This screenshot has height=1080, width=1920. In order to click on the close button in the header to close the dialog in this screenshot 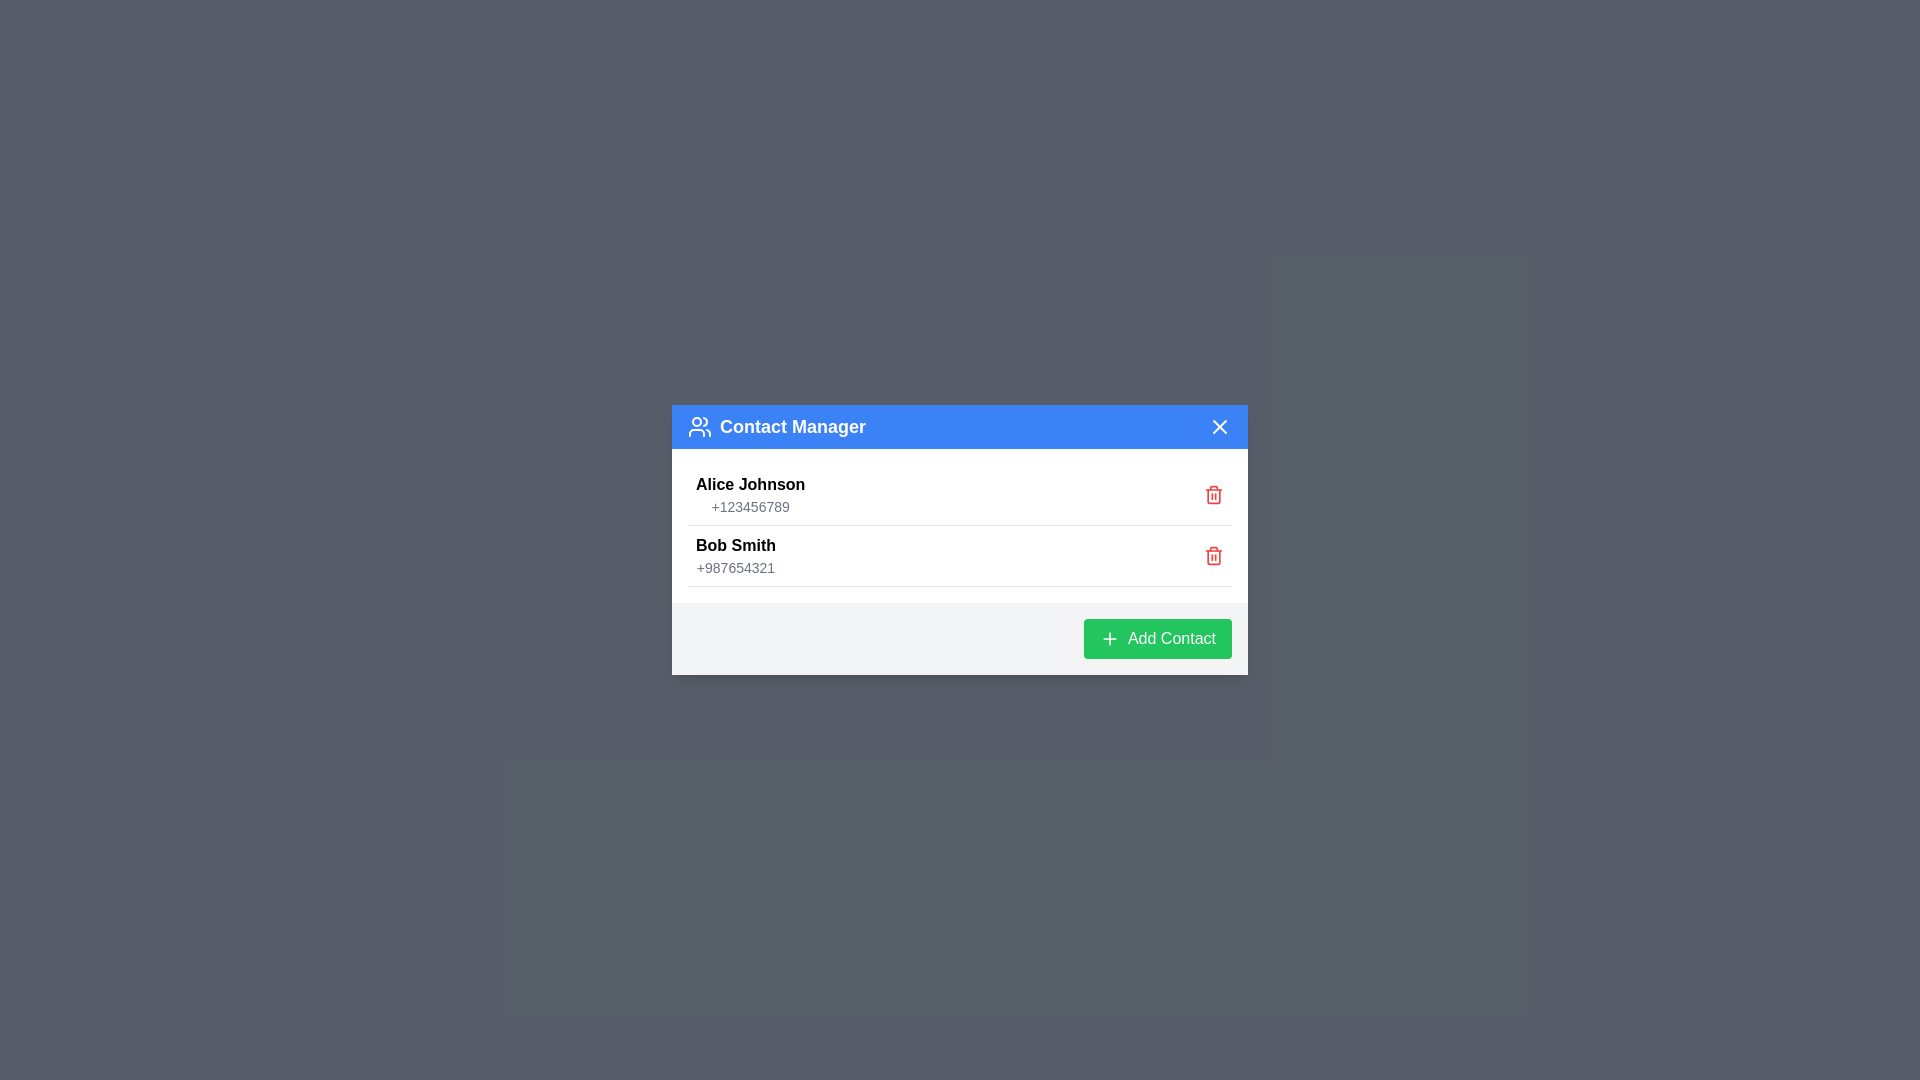, I will do `click(1218, 426)`.